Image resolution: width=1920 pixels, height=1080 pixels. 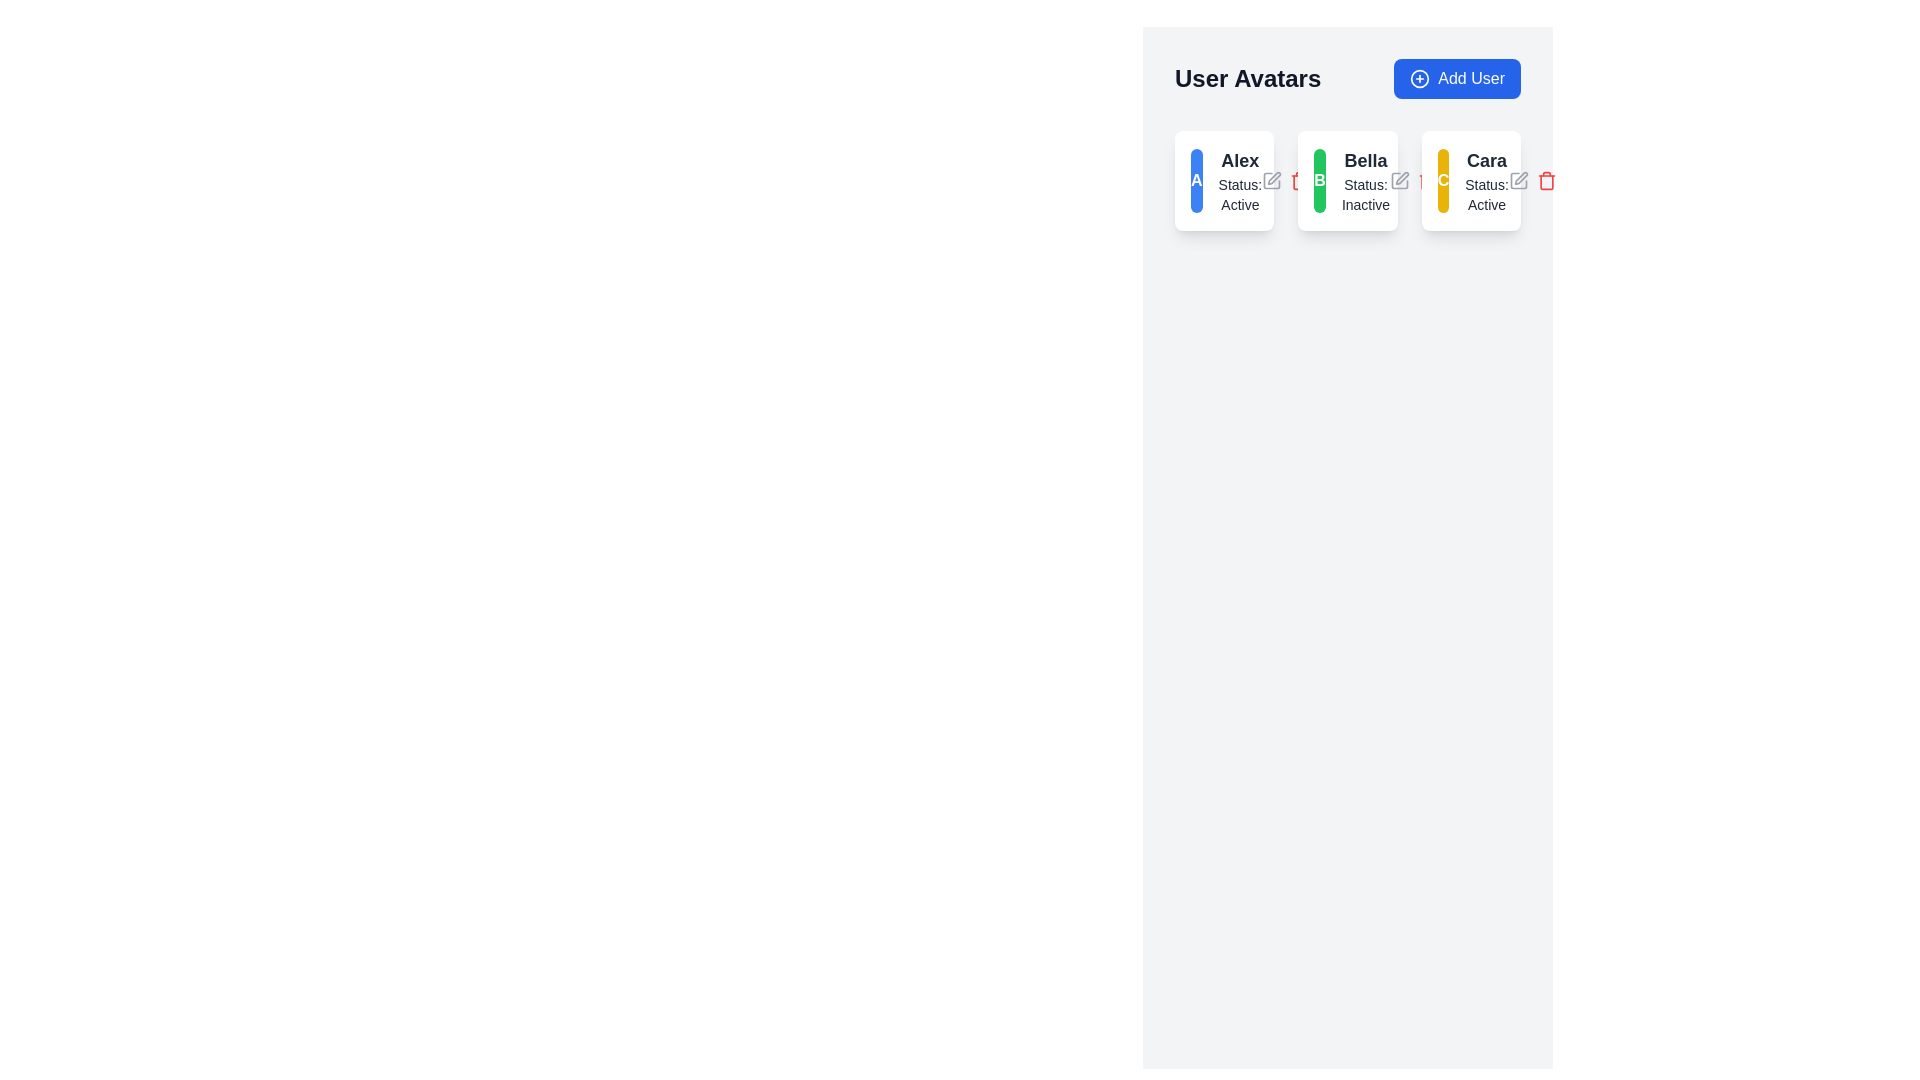 I want to click on the static text label displaying the current status of user 'Bella', which is located beneath the text 'Bella' in the second card of three in a horizontal row, so click(x=1365, y=195).